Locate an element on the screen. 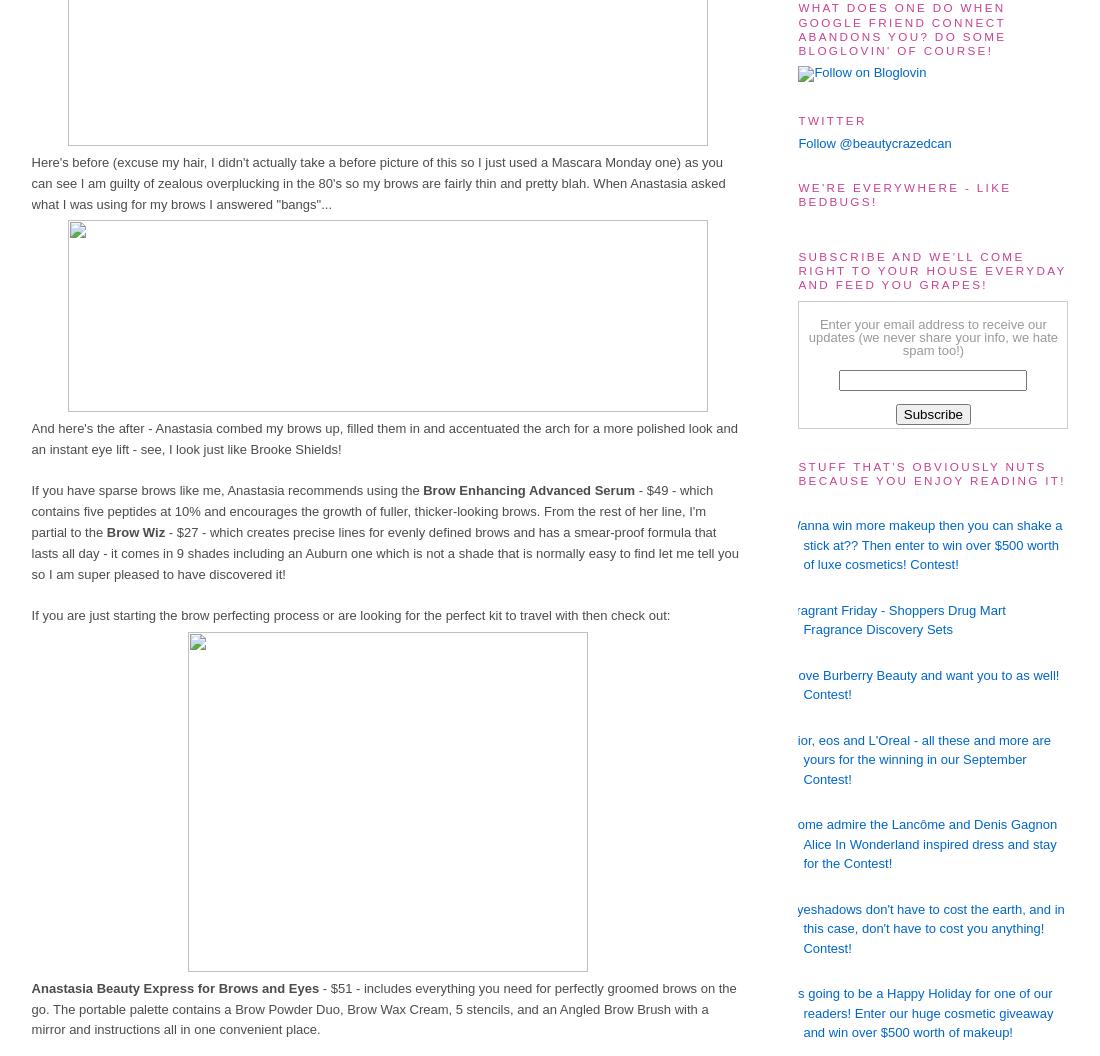  'Twitter' is located at coordinates (831, 118).